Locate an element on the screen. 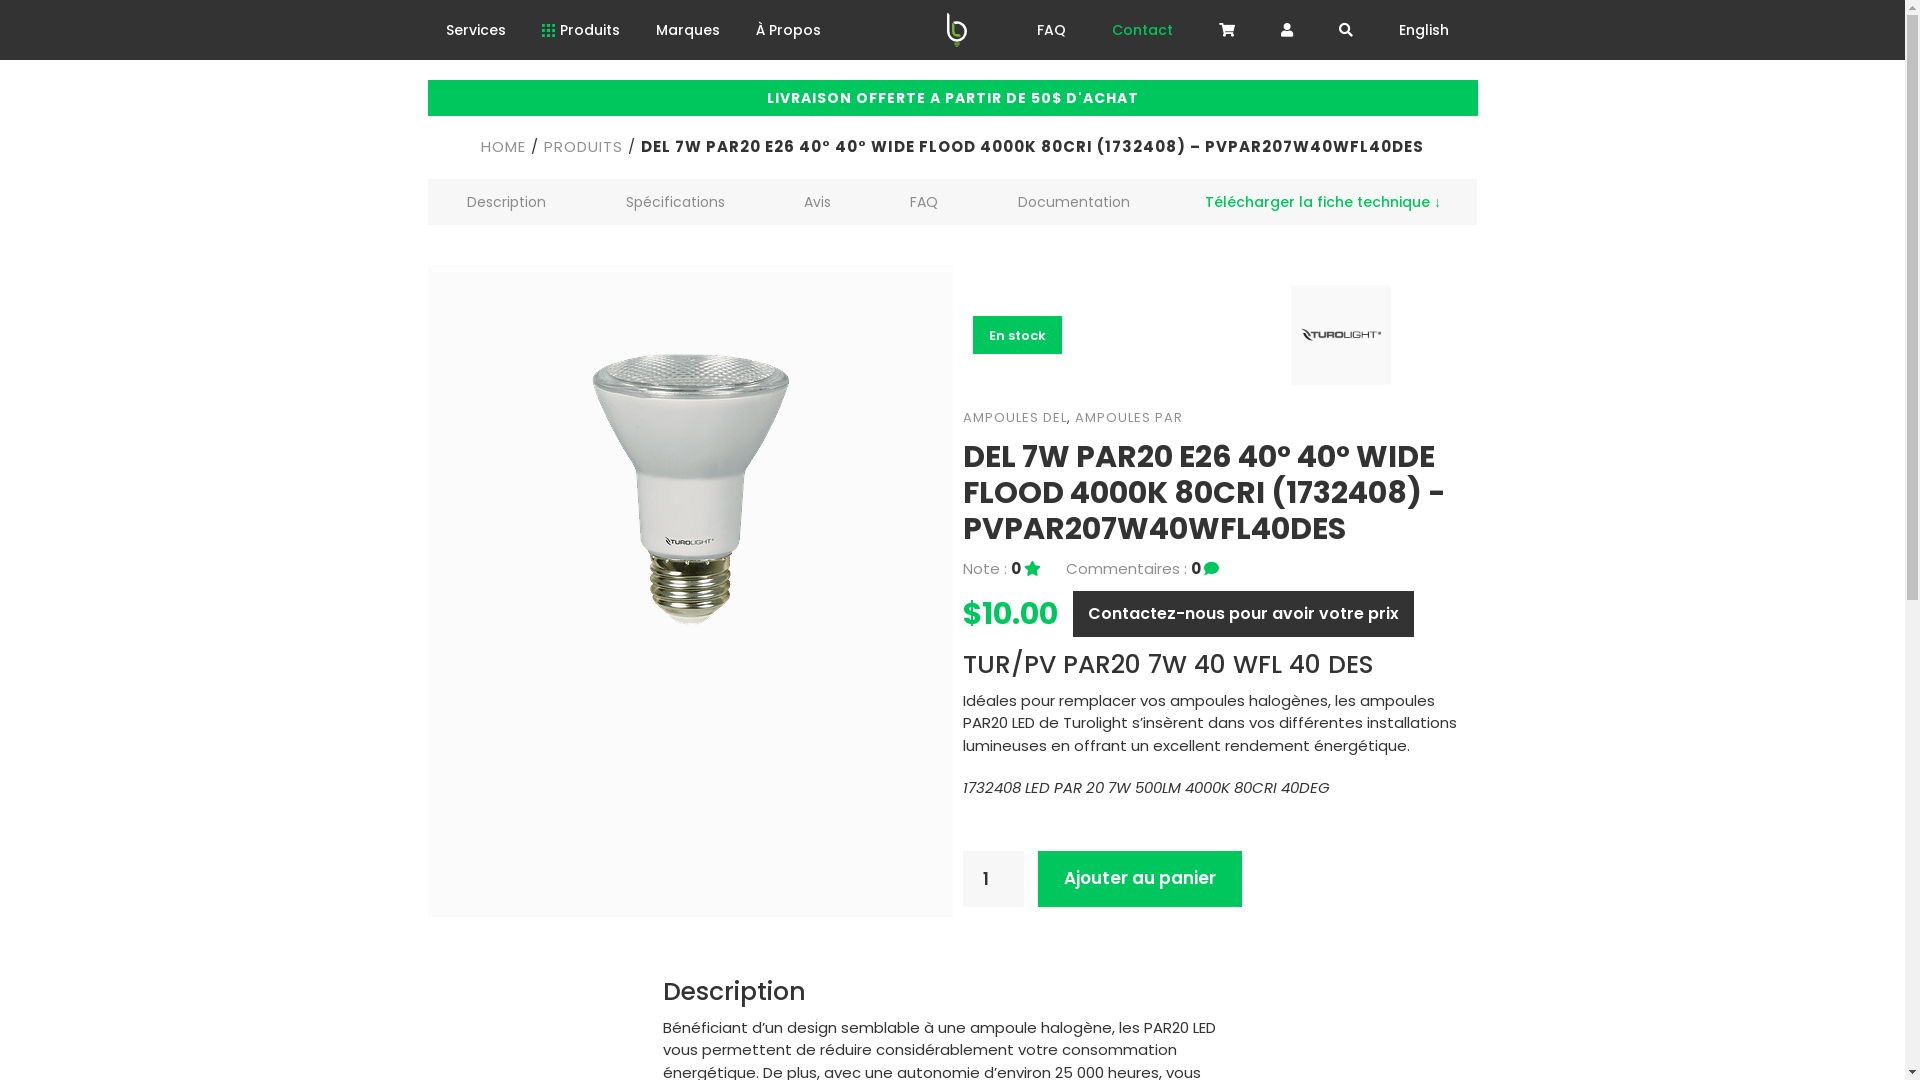 The height and width of the screenshot is (1080, 1920). 'Contactez-nous pour avoir votre prix' is located at coordinates (1241, 612).